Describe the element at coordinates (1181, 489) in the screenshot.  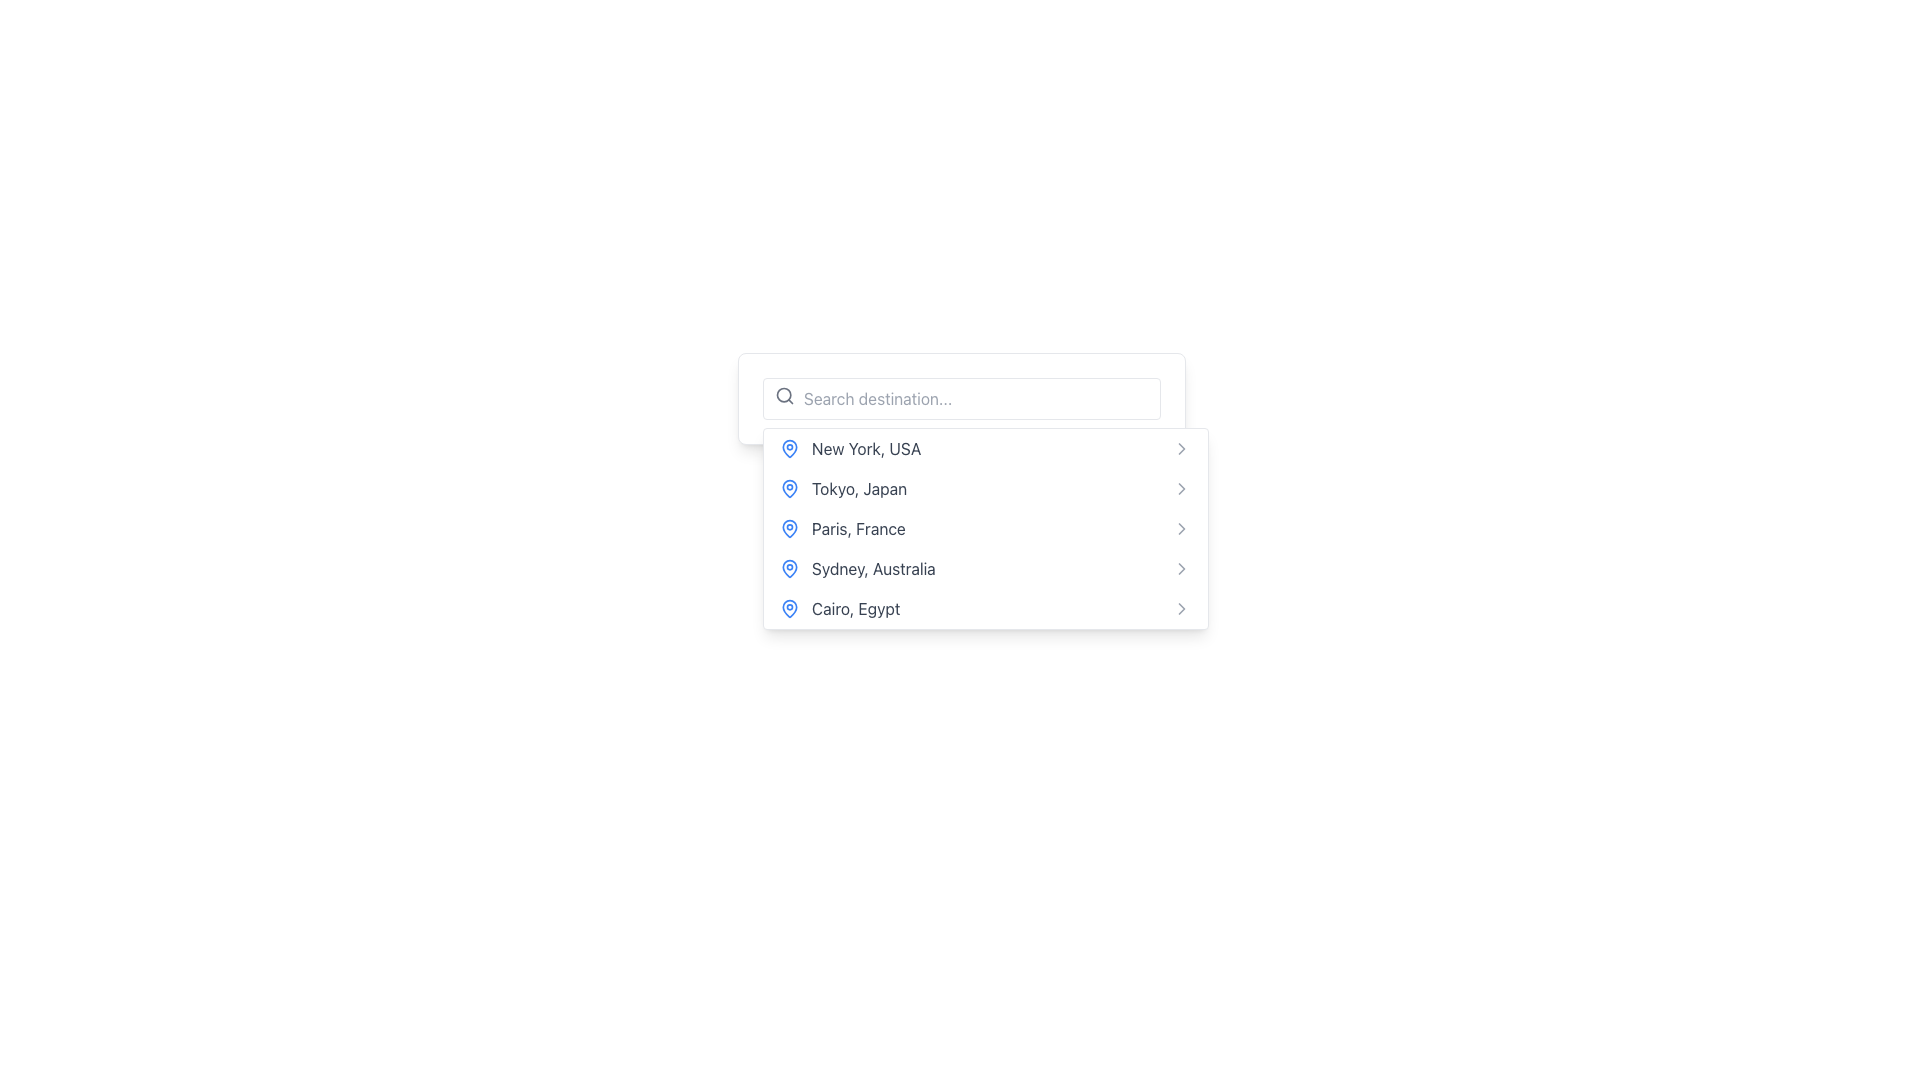
I see `the icon located at the far-right end of the row labeled 'Tokyo, Japan' in the dropdown list, which suggests further navigation or options related to Tokyo` at that location.